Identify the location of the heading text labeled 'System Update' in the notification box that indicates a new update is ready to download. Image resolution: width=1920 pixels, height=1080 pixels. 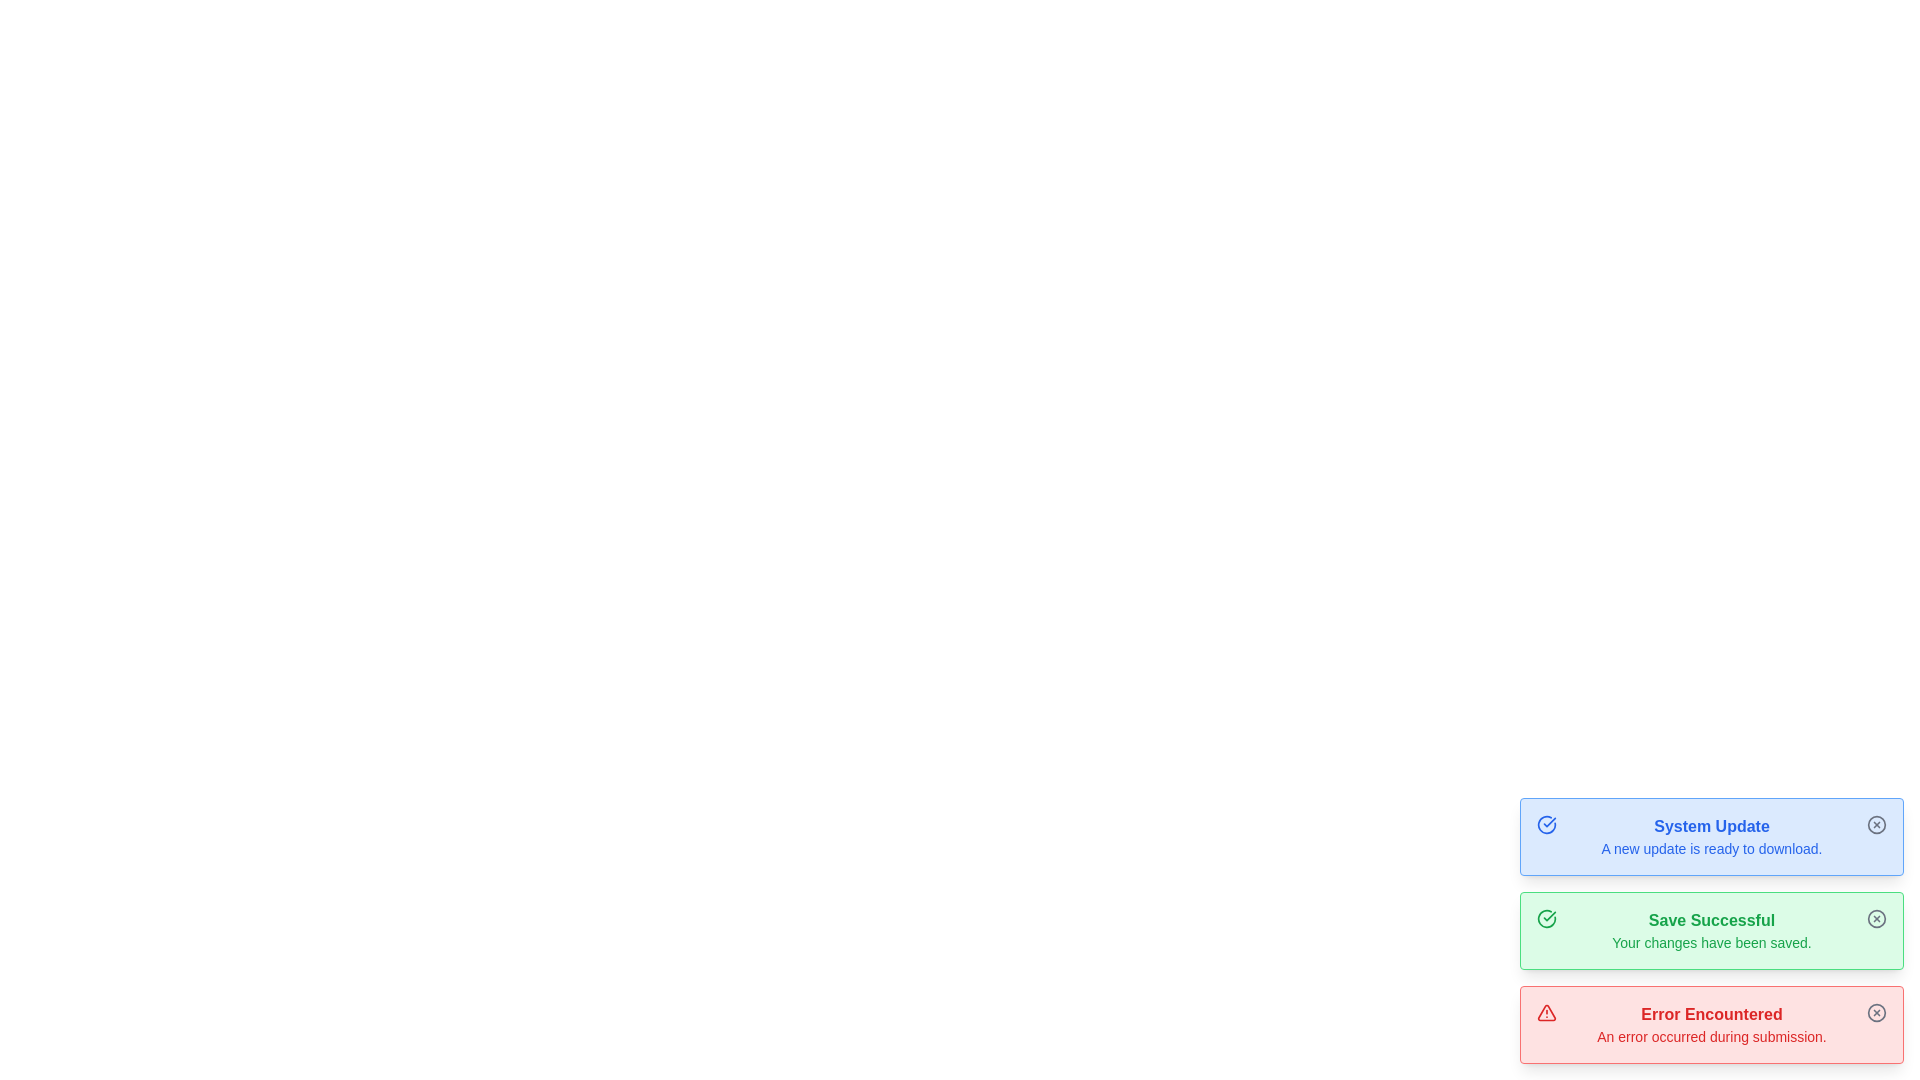
(1711, 826).